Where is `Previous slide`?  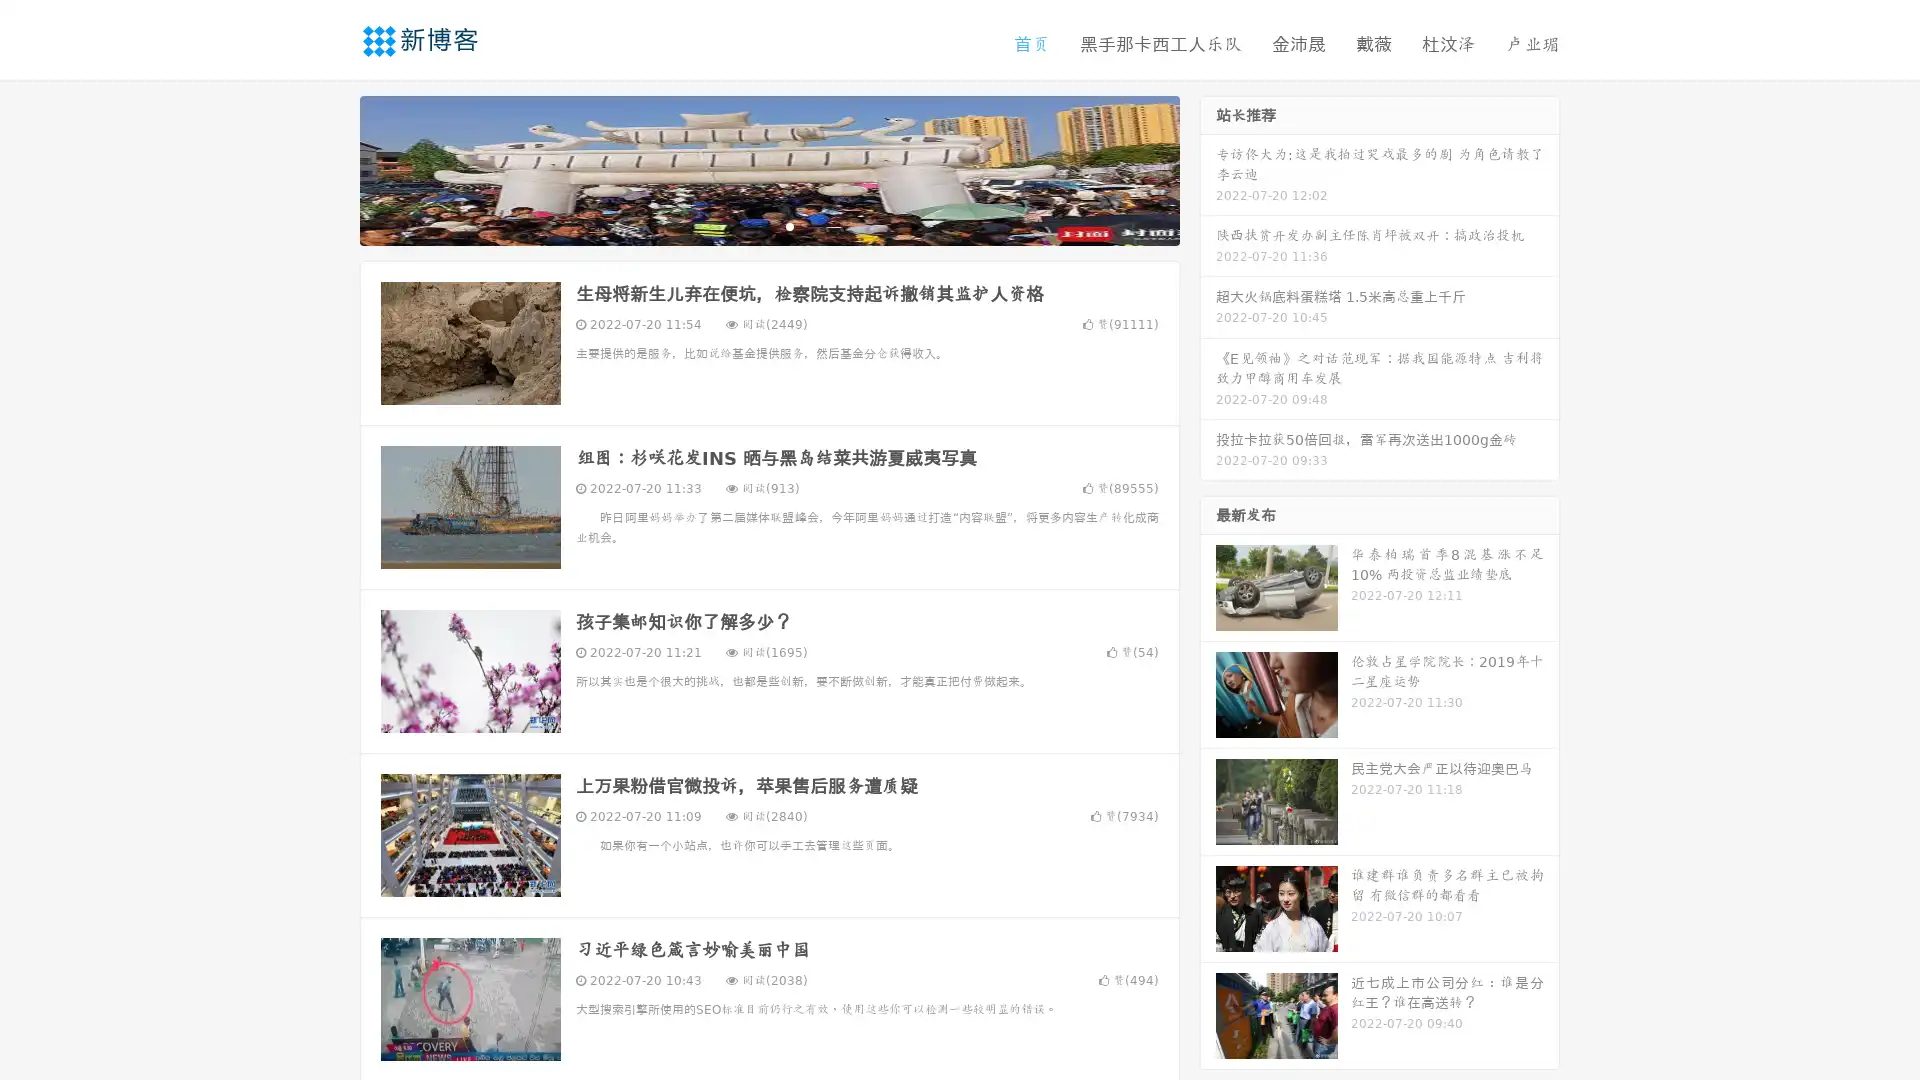
Previous slide is located at coordinates (330, 168).